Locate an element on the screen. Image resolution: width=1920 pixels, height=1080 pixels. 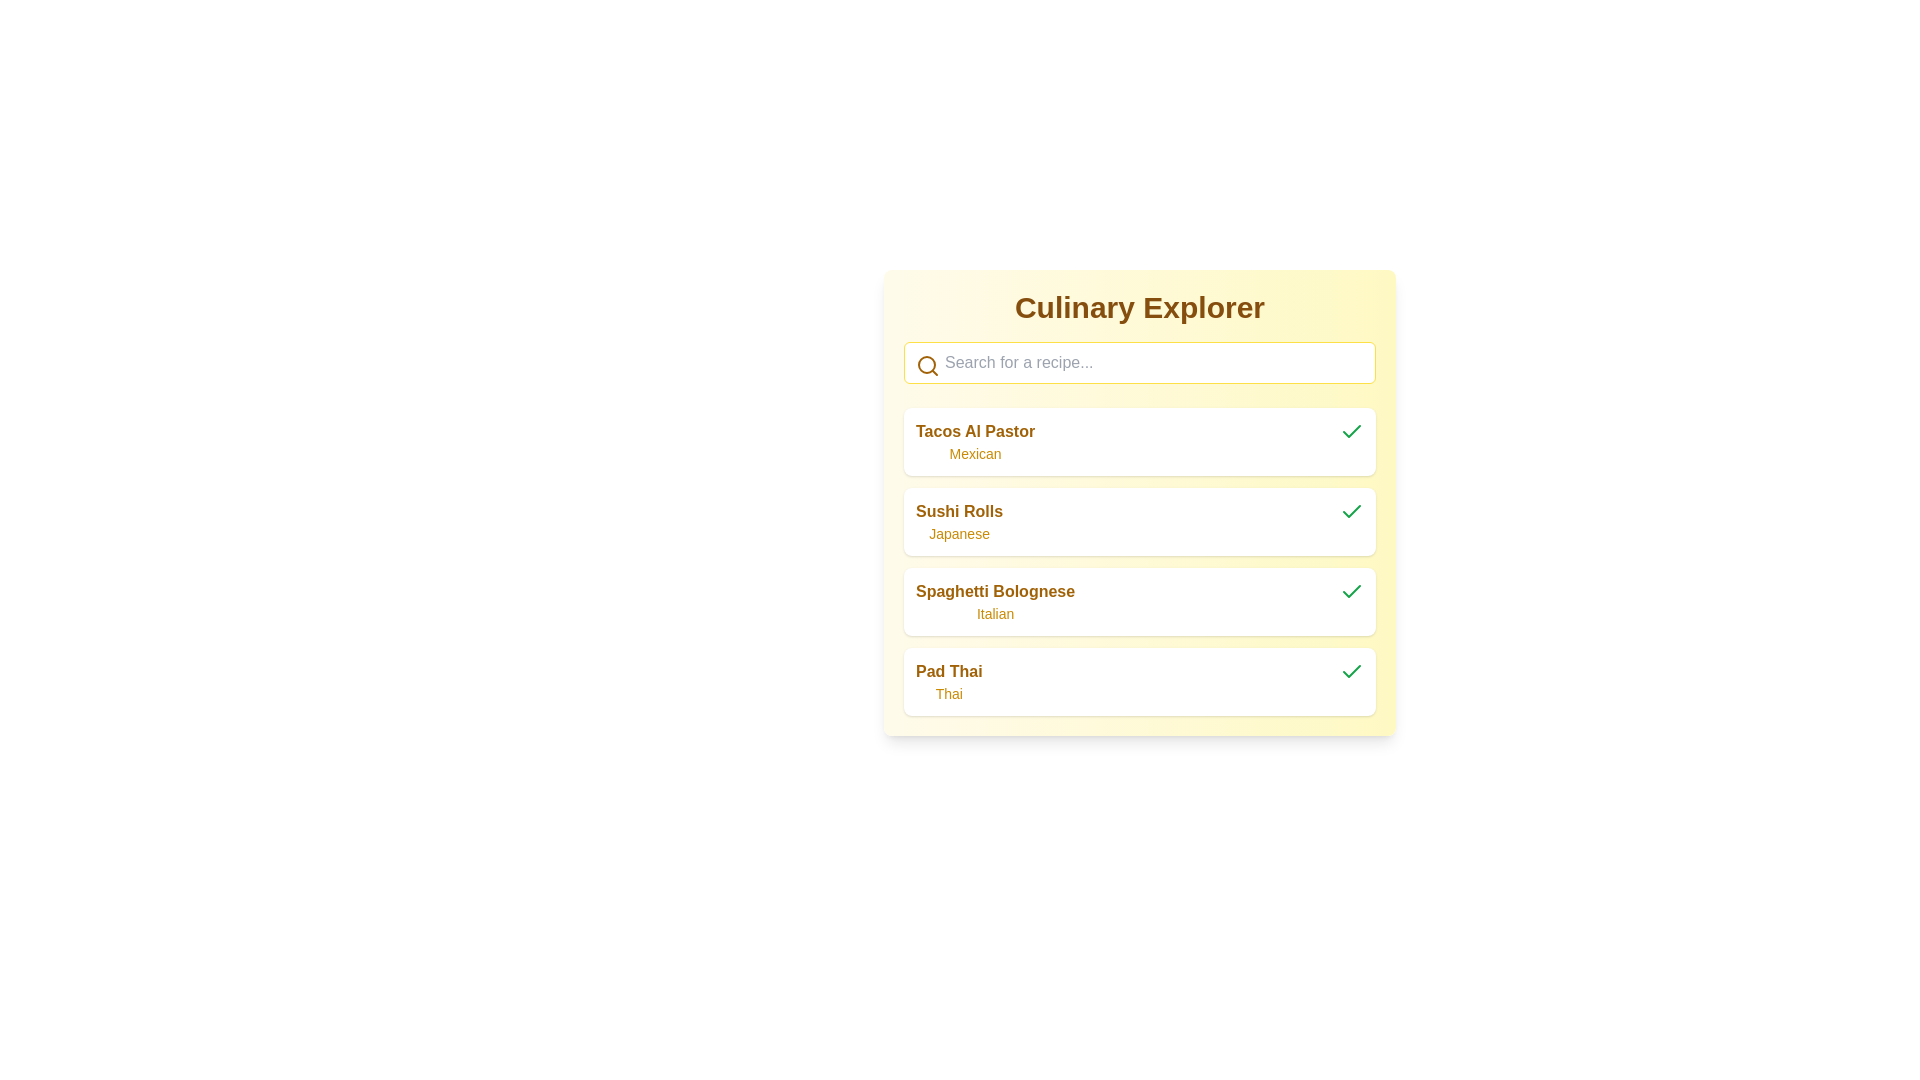
the fourth item in the list representing 'Pad Thai' is located at coordinates (1140, 681).